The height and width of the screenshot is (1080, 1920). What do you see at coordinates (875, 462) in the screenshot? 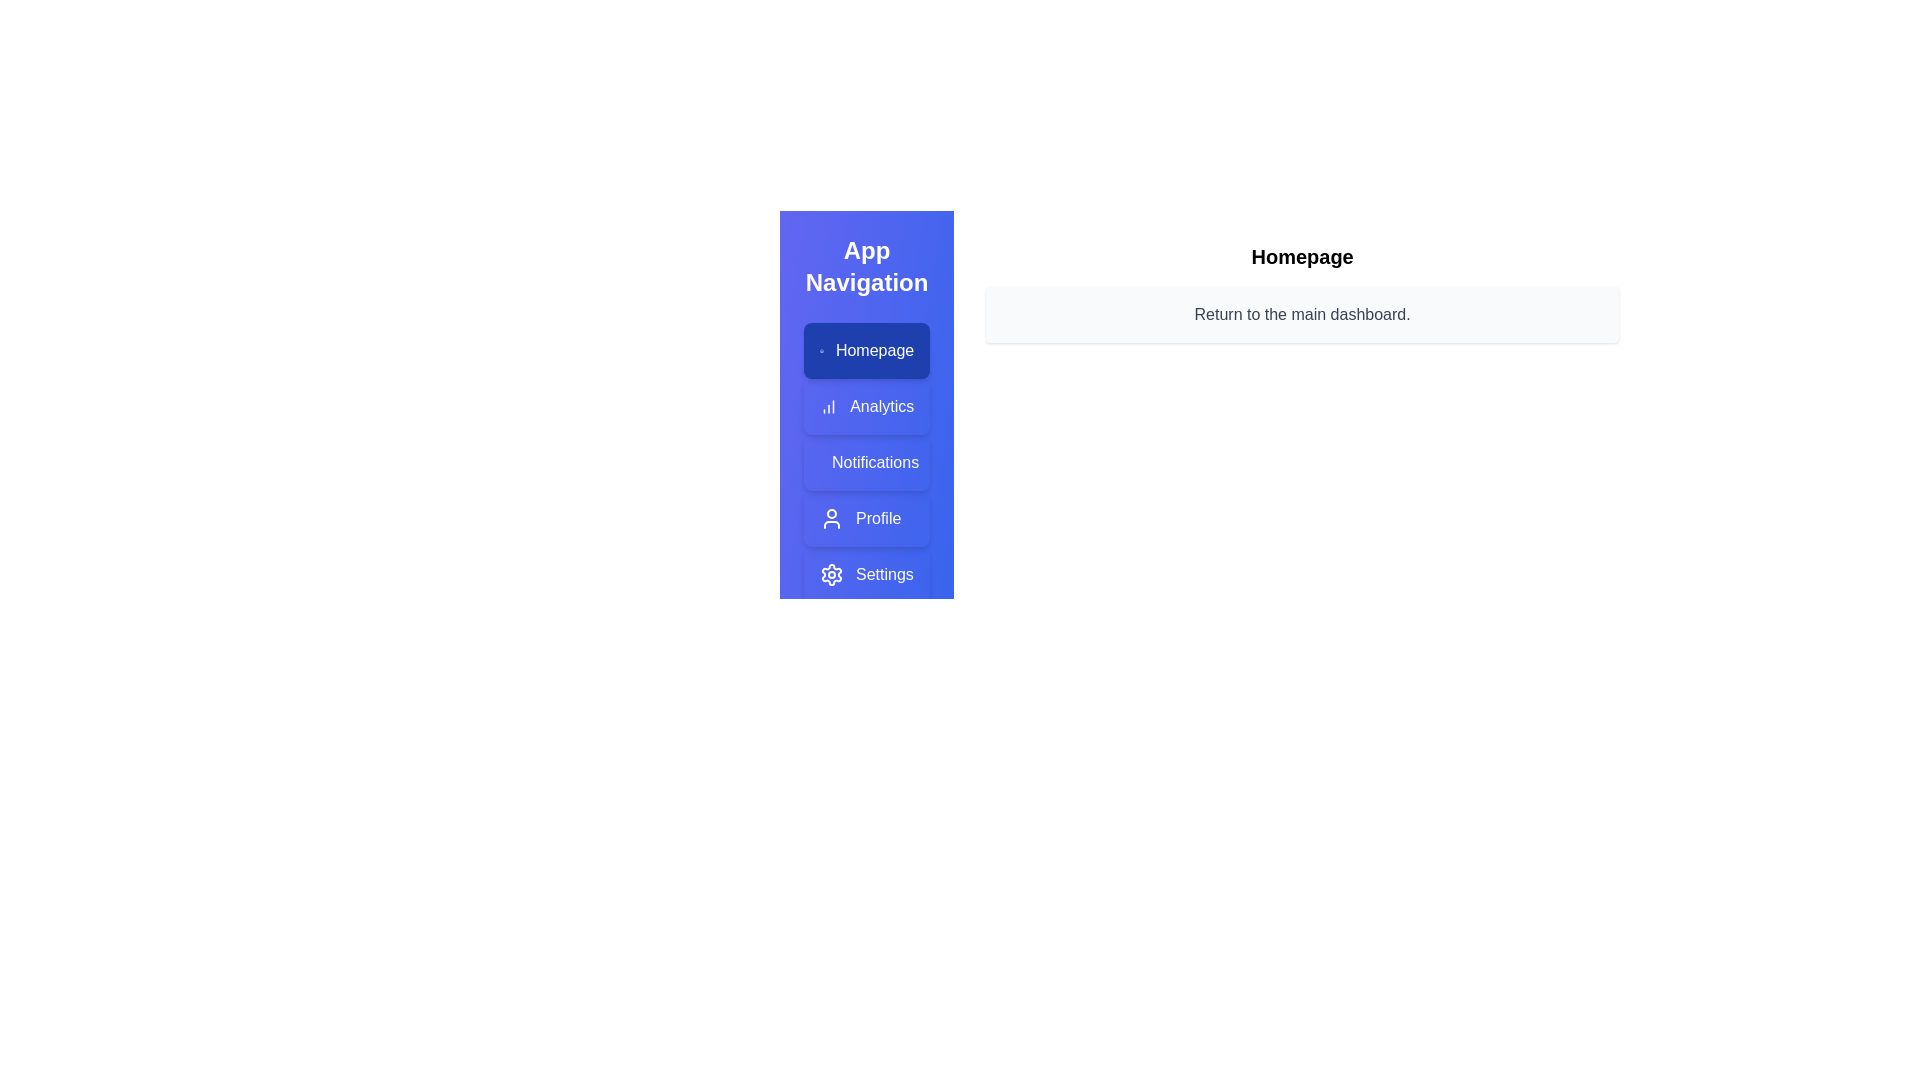
I see `'Notifications' text label in the vertical navigation menu to understand the button's purpose` at bounding box center [875, 462].